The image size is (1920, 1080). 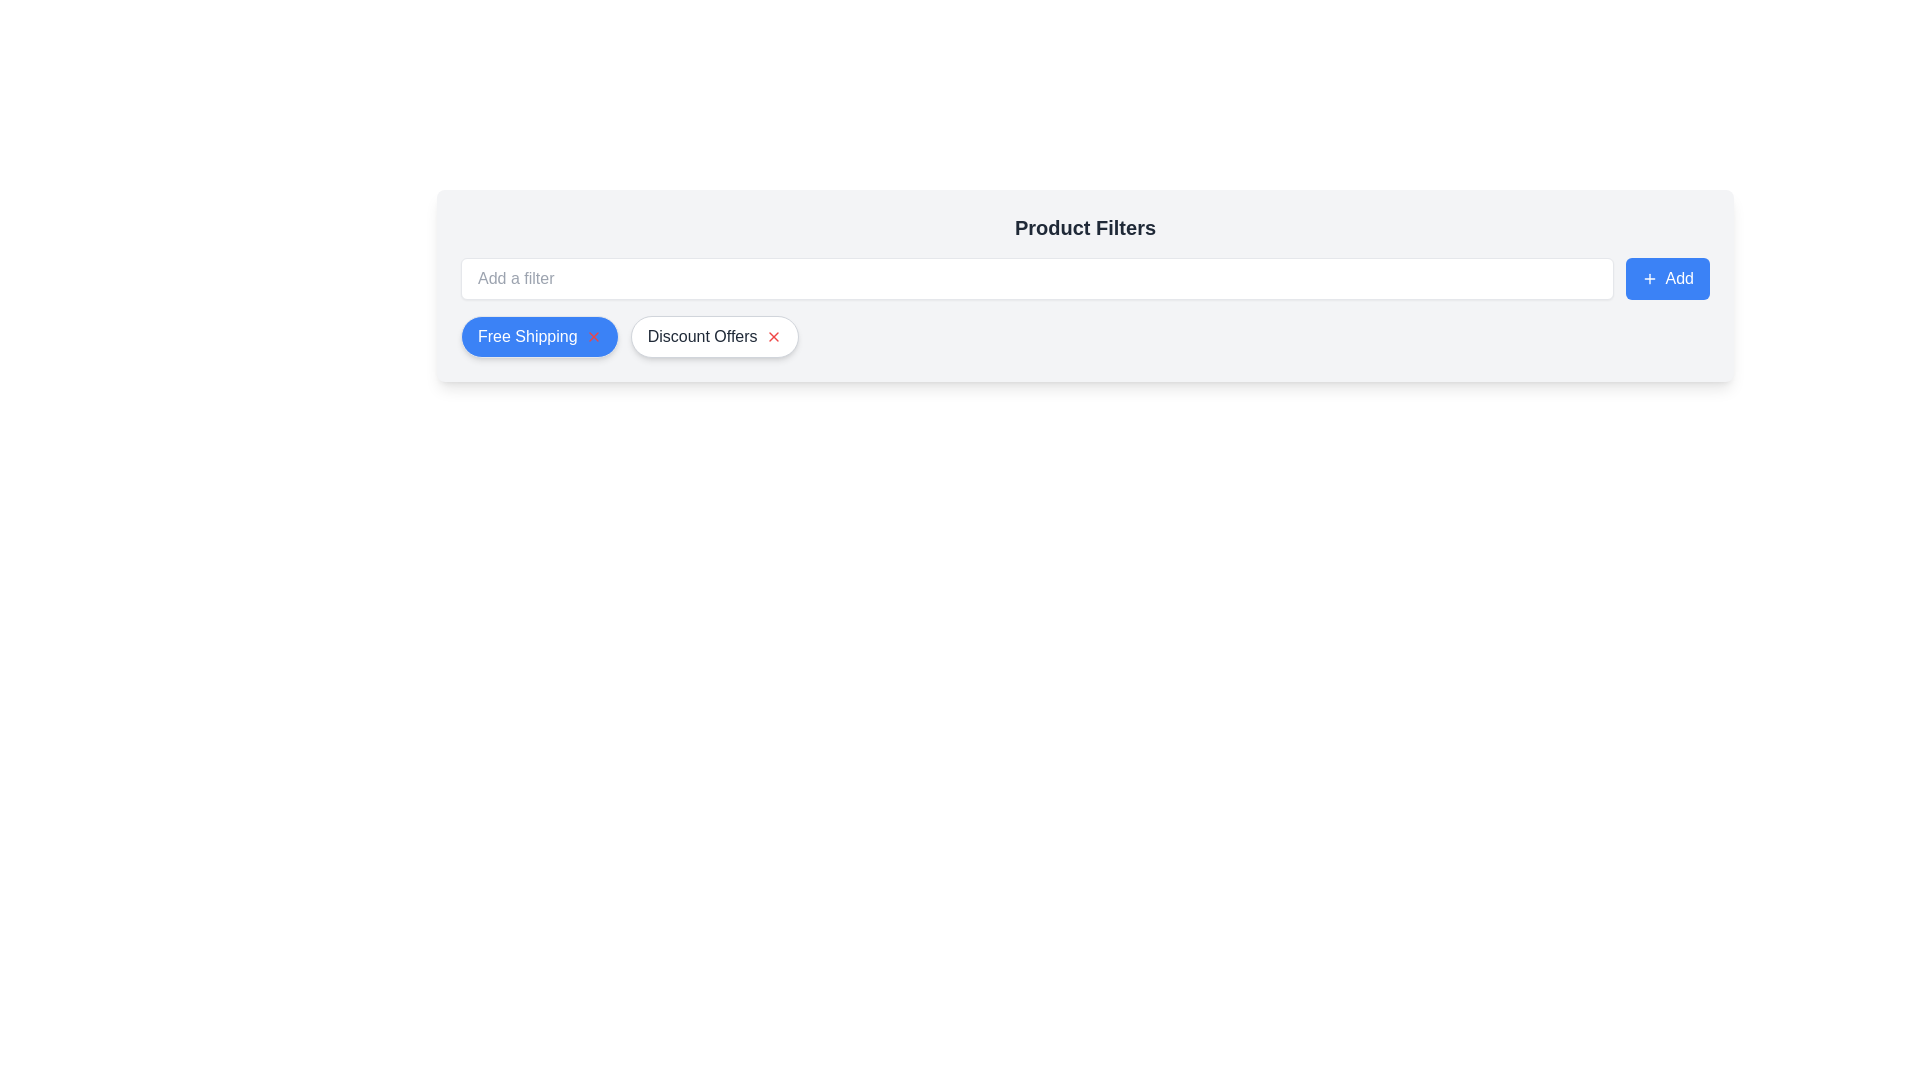 What do you see at coordinates (714, 335) in the screenshot?
I see `the 'Discount Offers' button with a close icon, which is the second button in the sequence within the 'Product Filters' section` at bounding box center [714, 335].